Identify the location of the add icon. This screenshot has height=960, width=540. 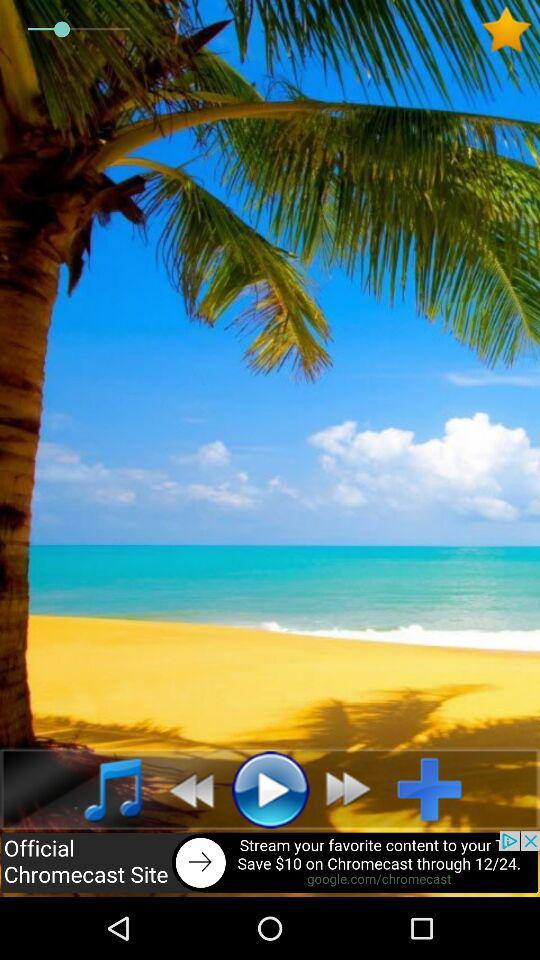
(436, 789).